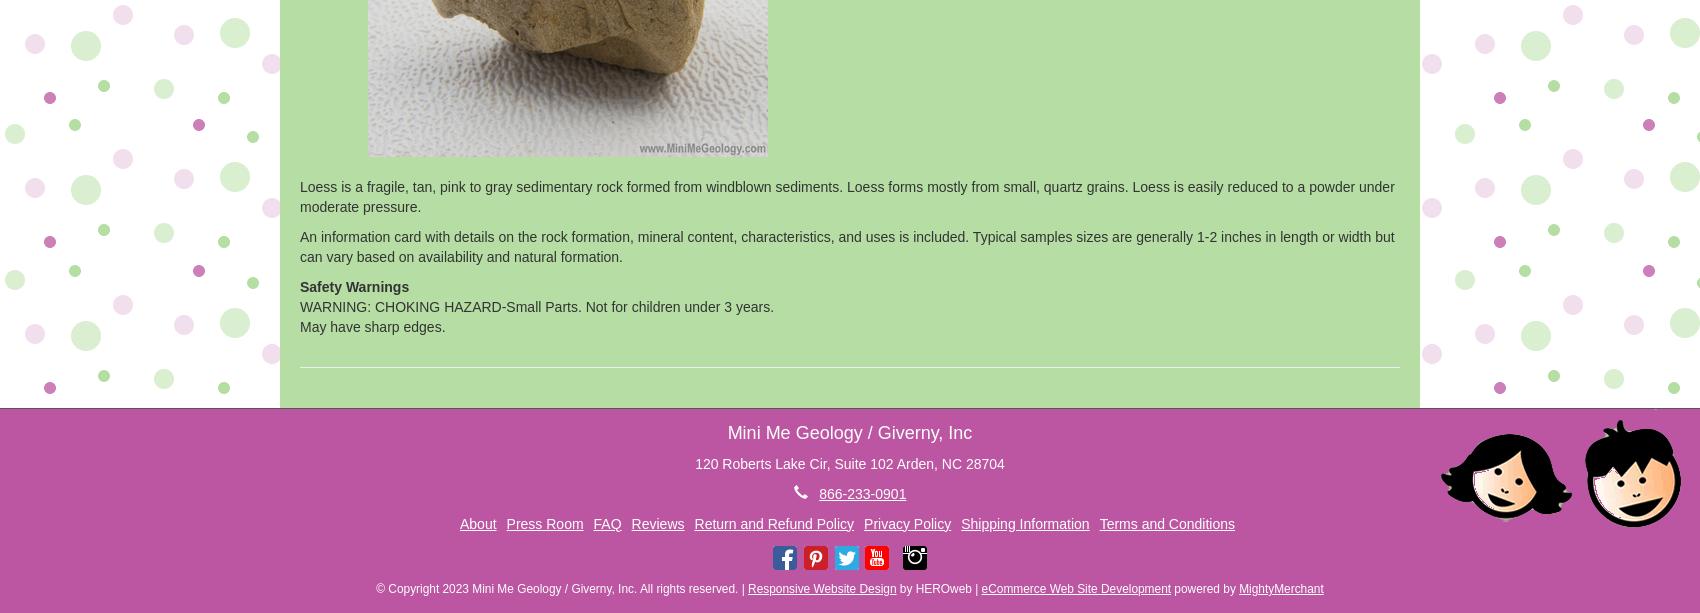 The image size is (1700, 613). I want to click on 'Reviews', so click(657, 522).